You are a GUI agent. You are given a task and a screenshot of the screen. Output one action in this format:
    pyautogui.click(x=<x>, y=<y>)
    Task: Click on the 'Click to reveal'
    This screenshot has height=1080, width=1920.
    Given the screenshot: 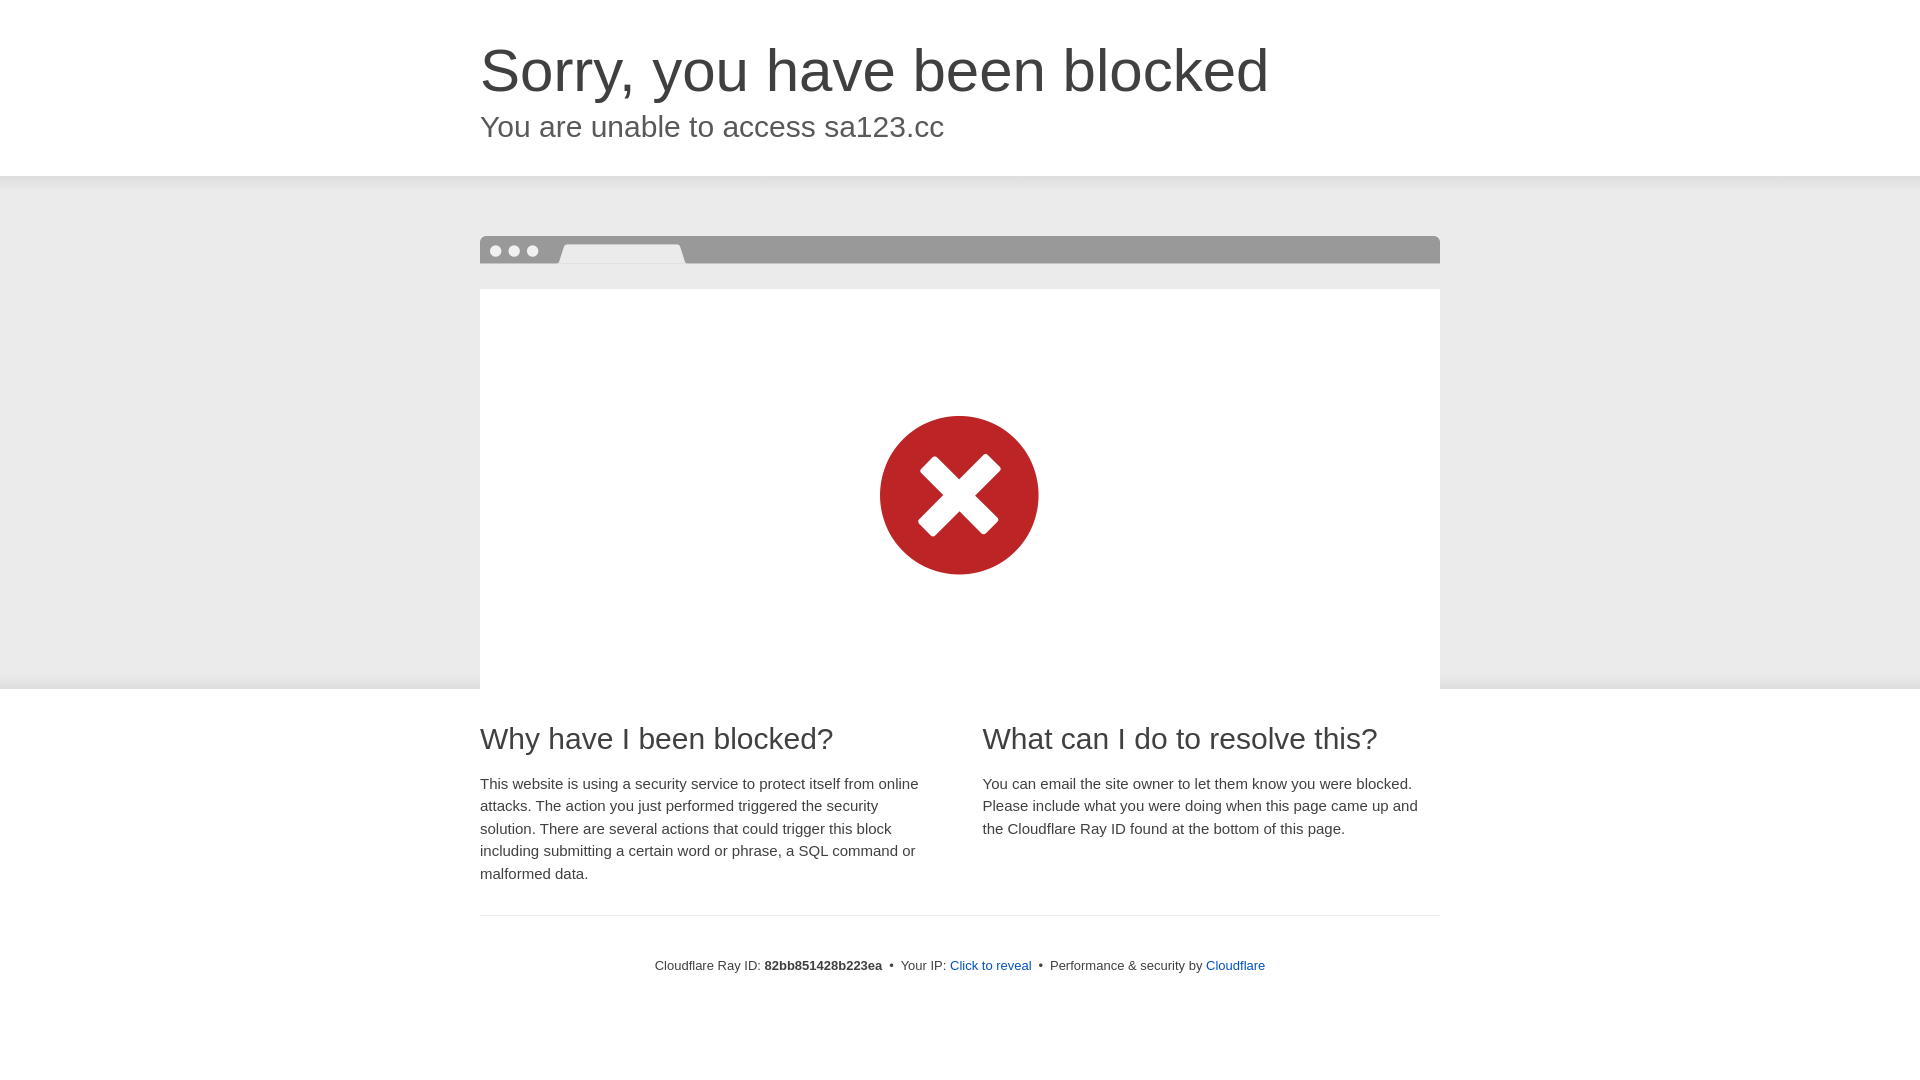 What is the action you would take?
    pyautogui.click(x=990, y=964)
    